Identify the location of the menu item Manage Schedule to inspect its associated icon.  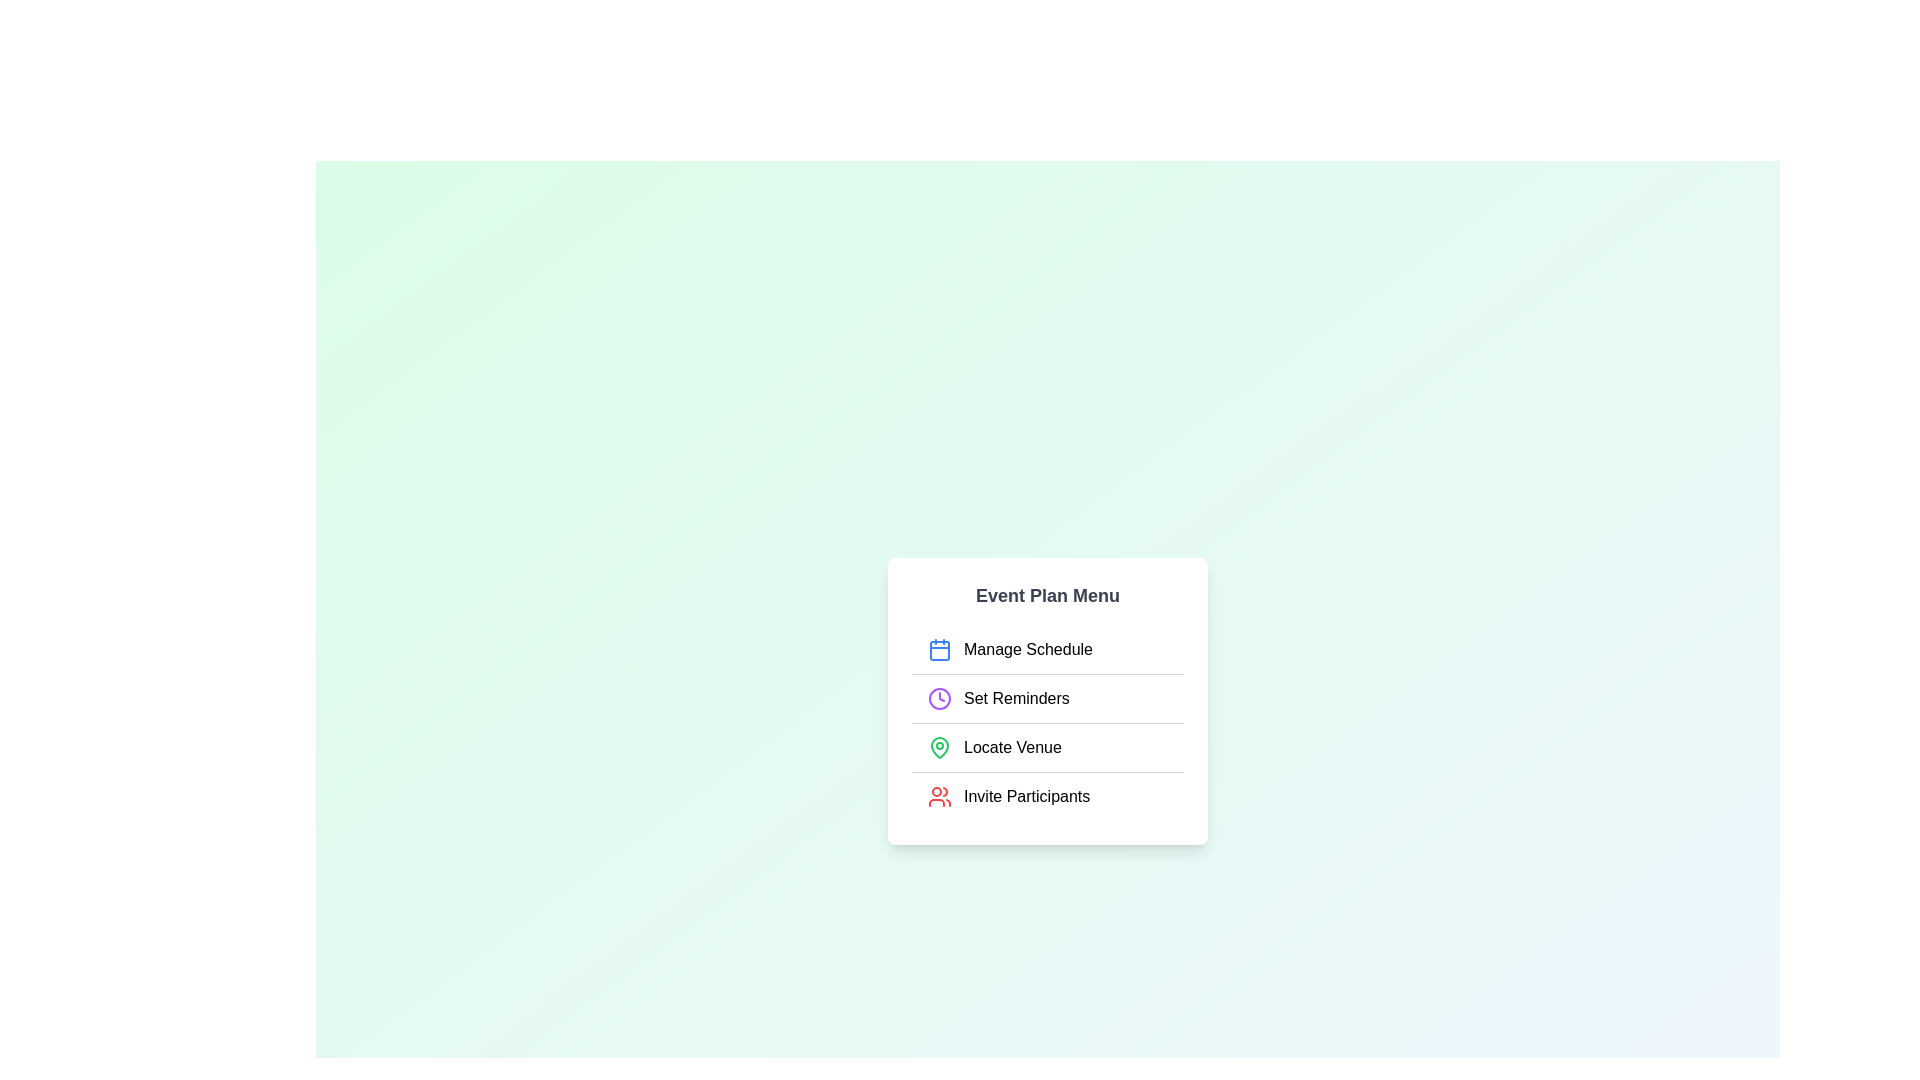
(939, 649).